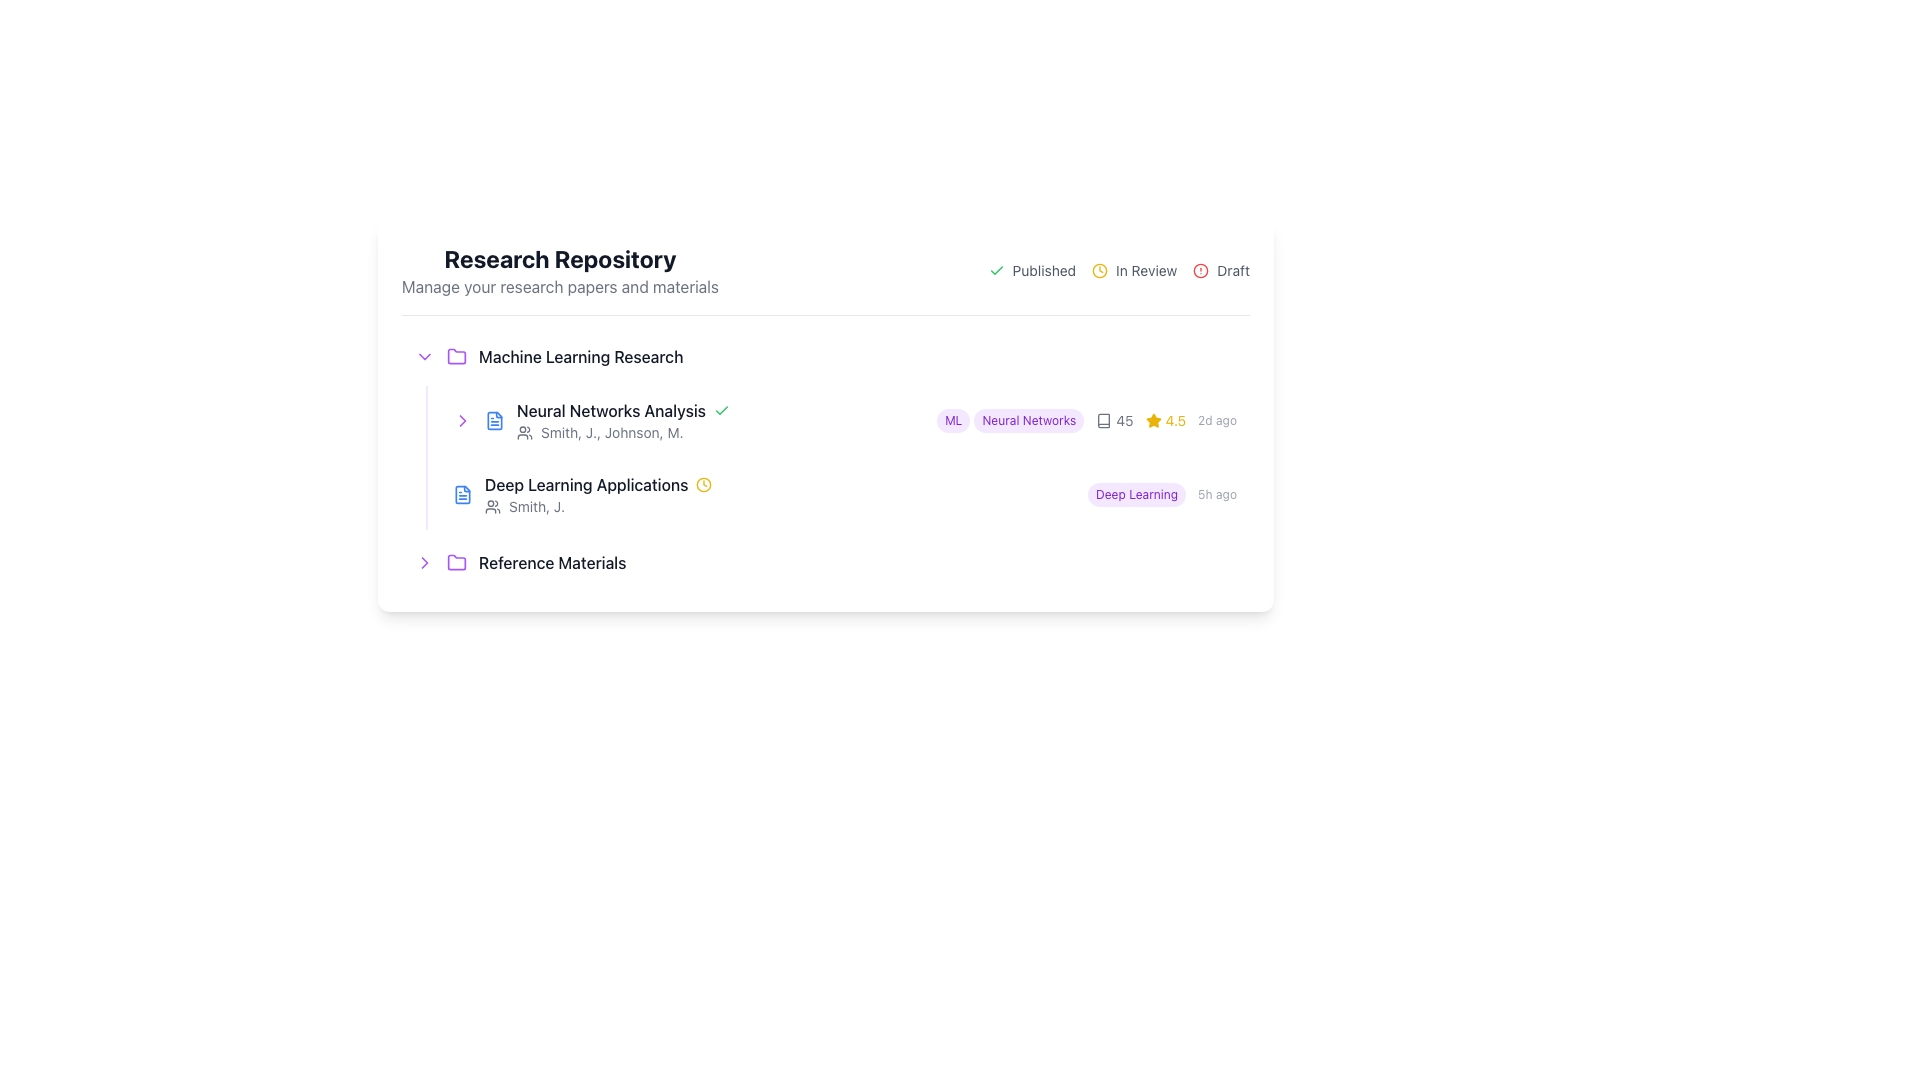  I want to click on the user group icon located to the left of the text 'Smith, J., Johnson, M.' in the 'Machine Learning Research' section to understand its association, so click(524, 431).